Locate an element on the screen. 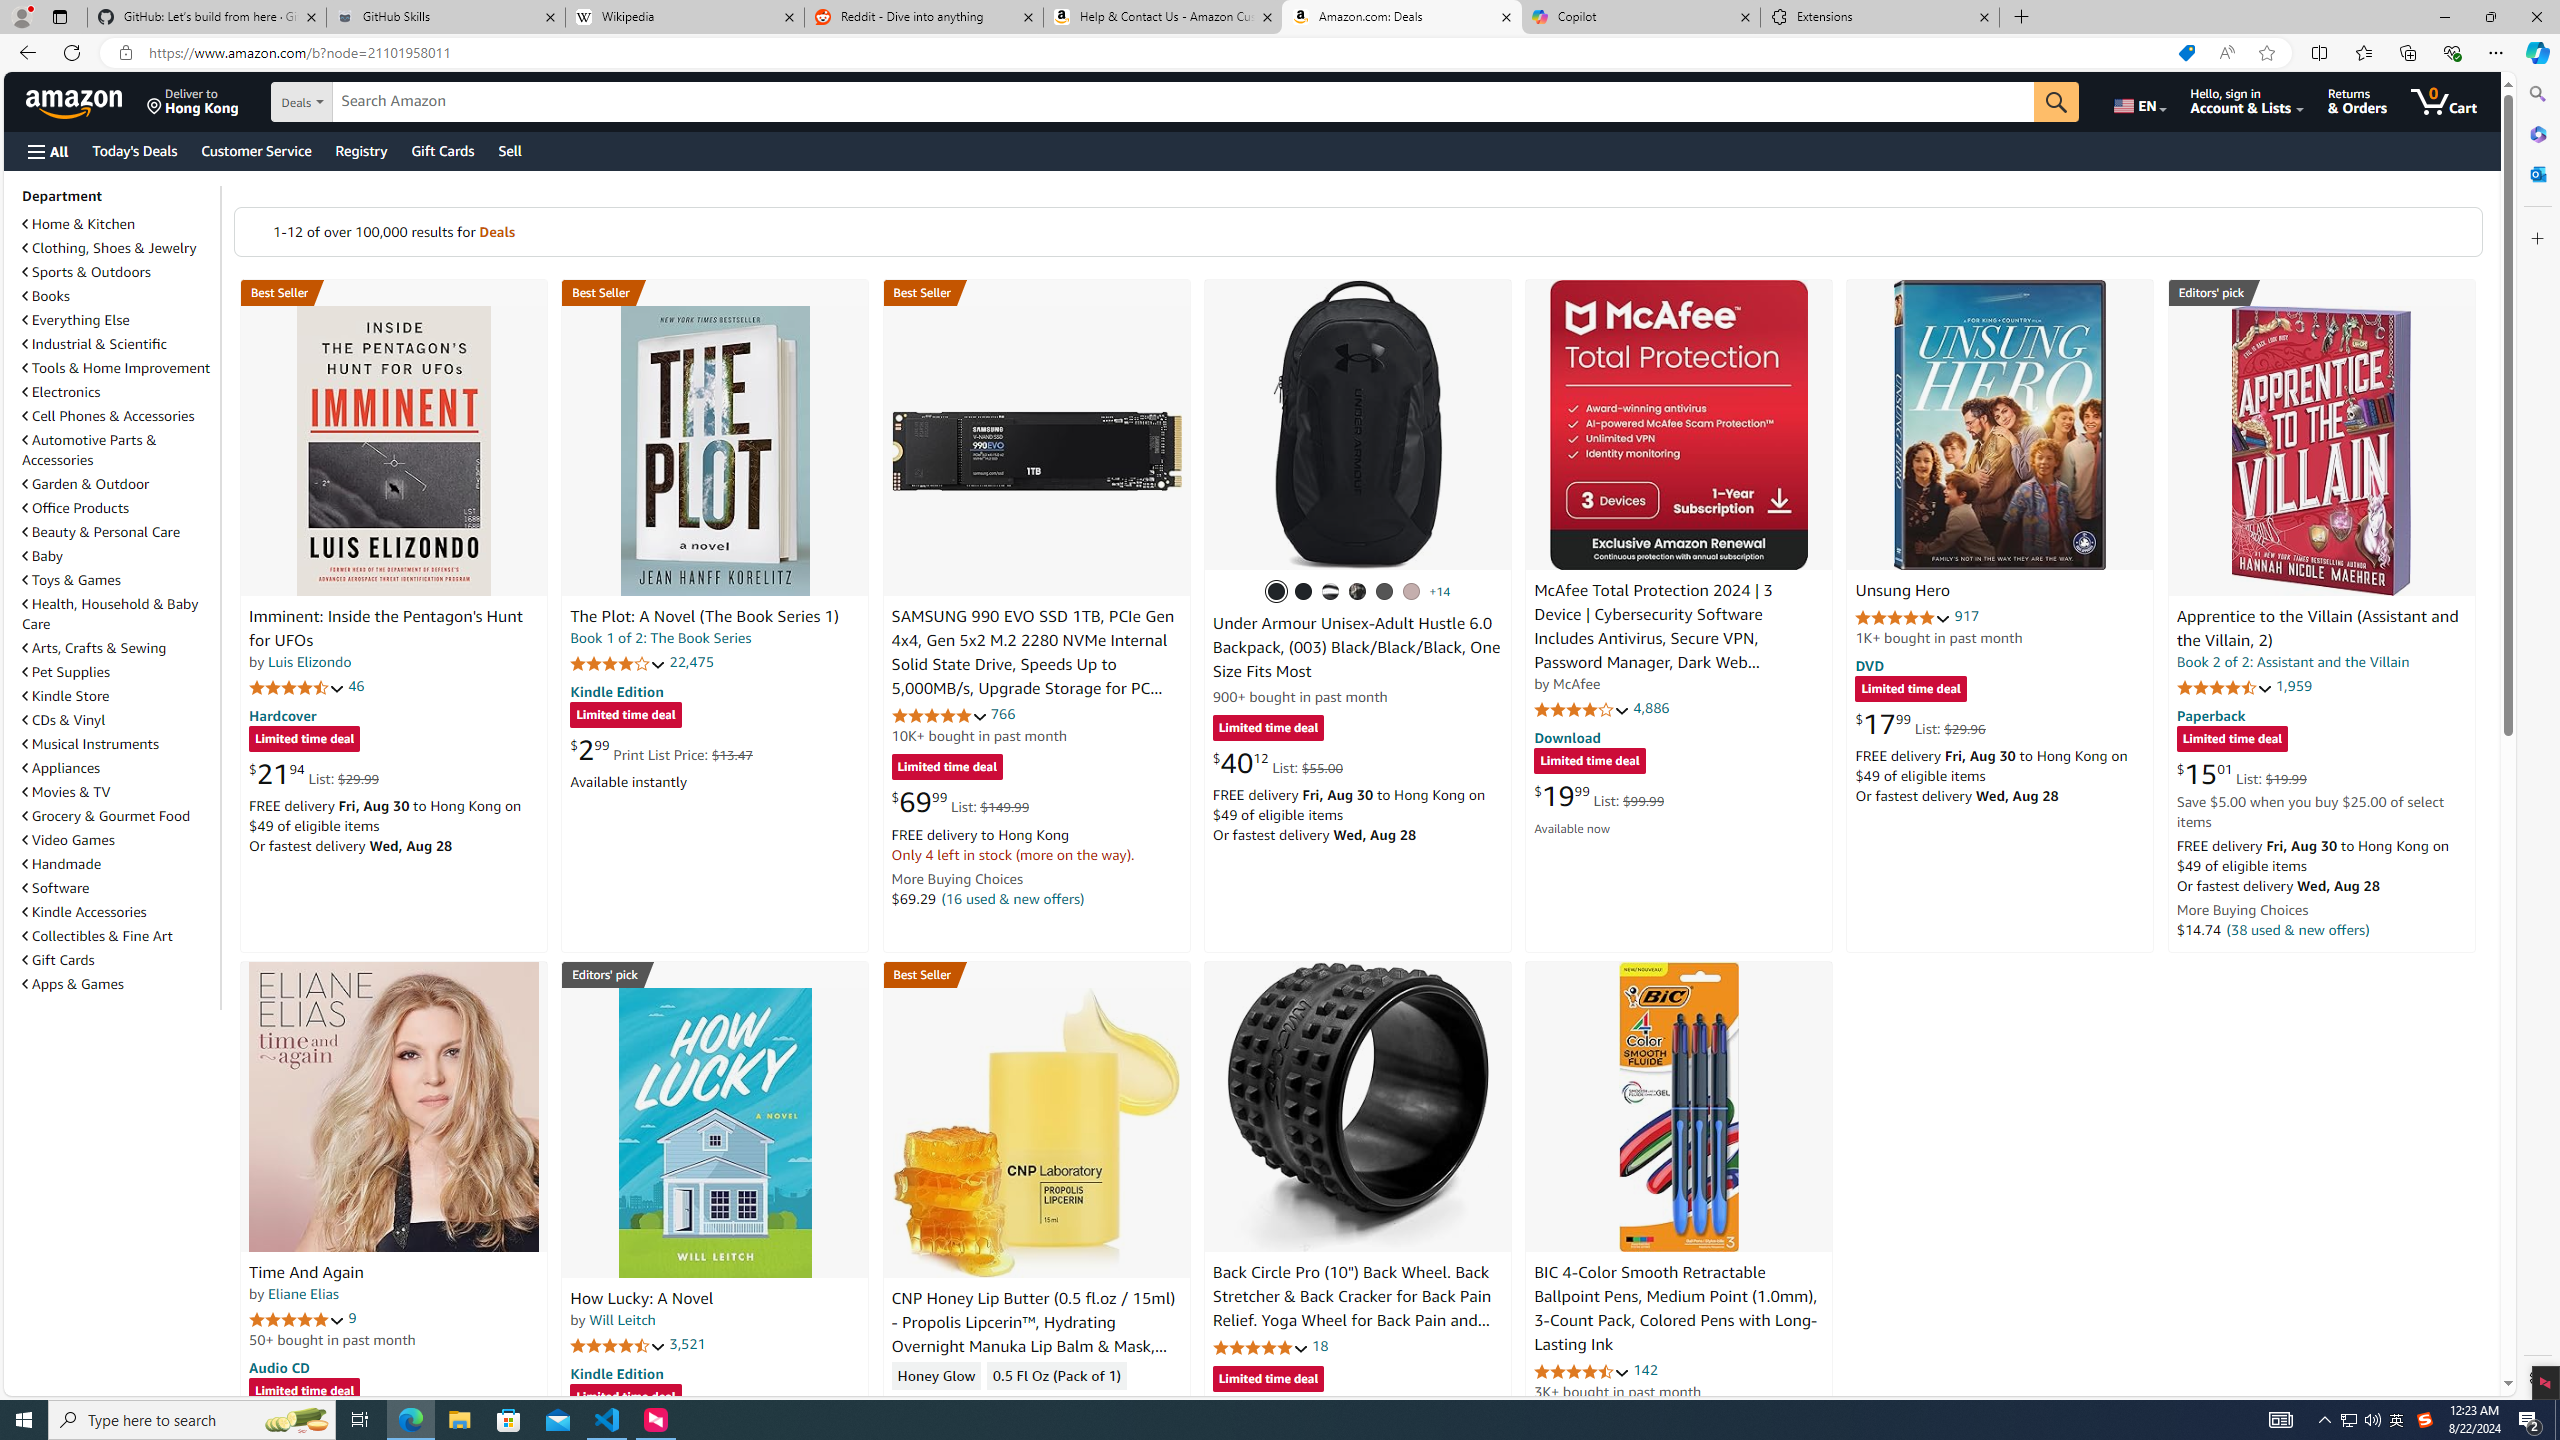  'Open Menu' is located at coordinates (46, 150).